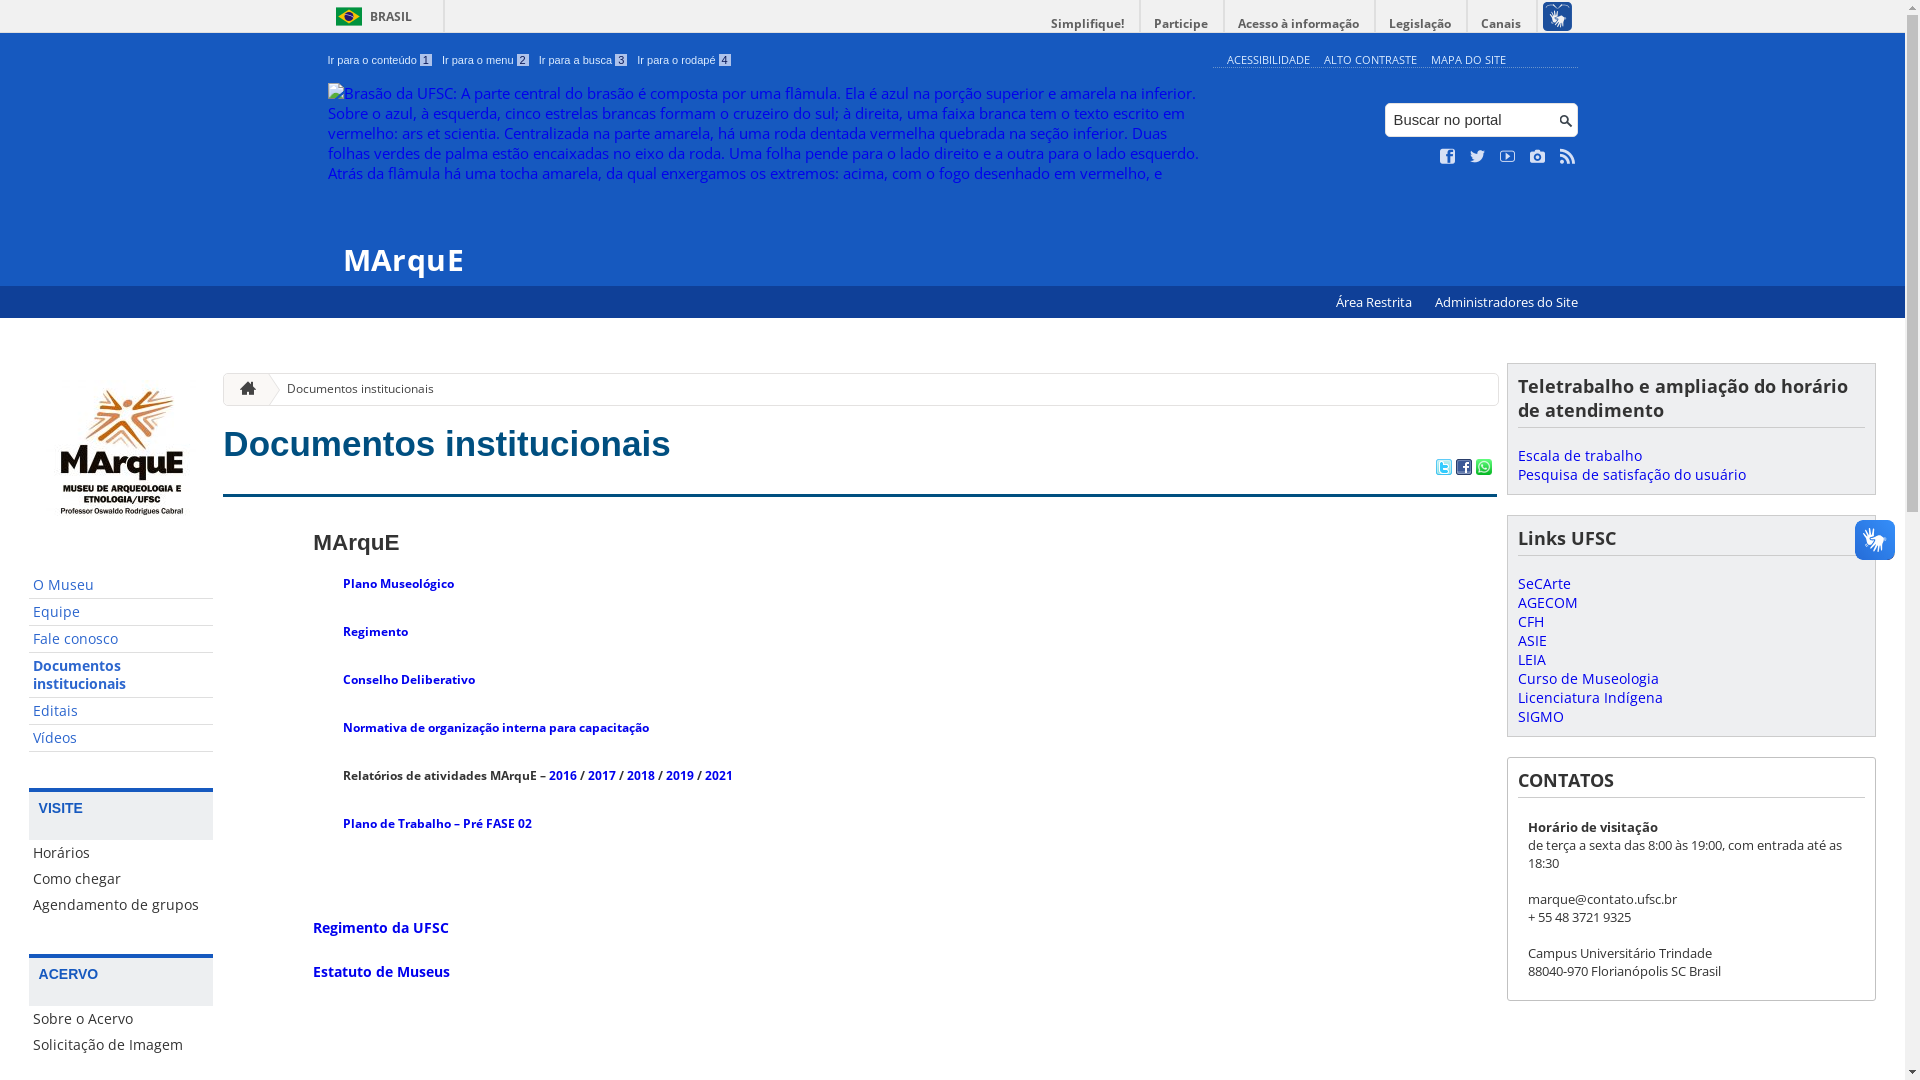  I want to click on 'MAPA DO SITE', so click(1467, 58).